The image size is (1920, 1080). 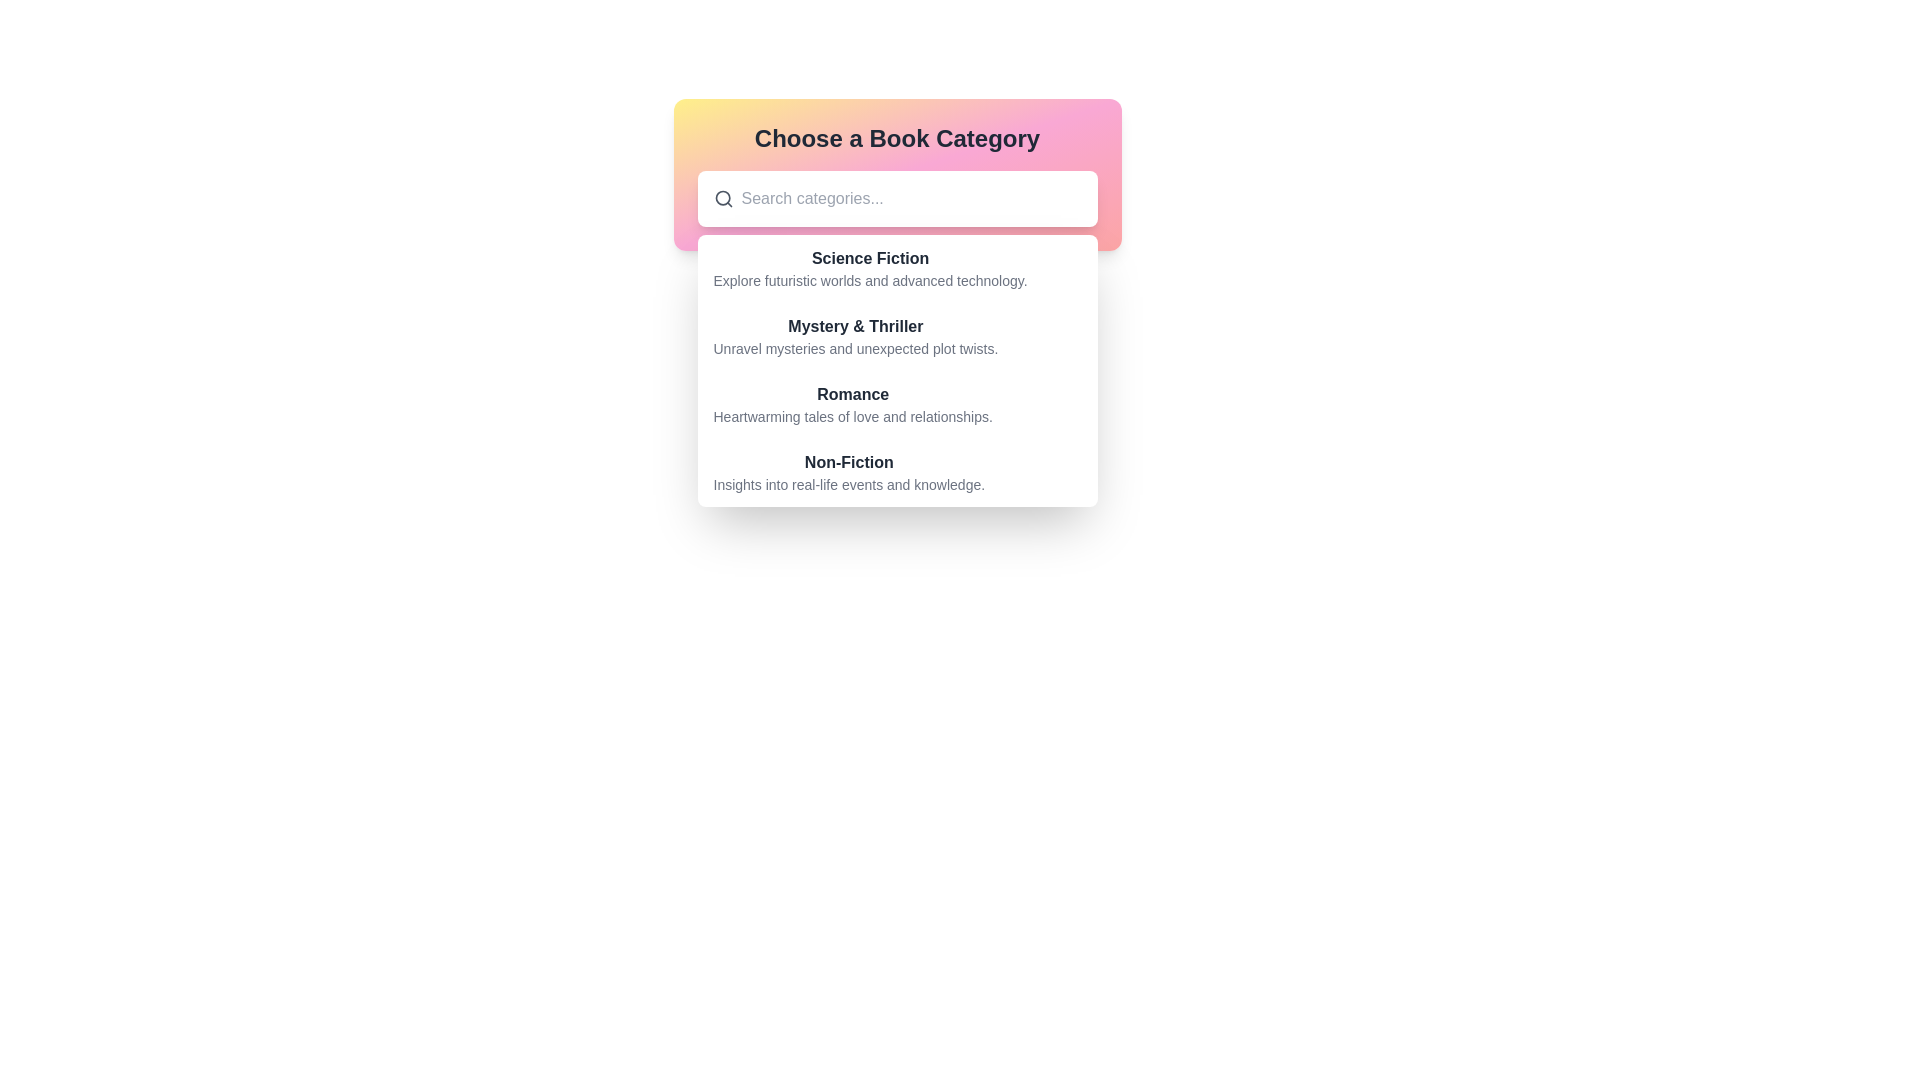 I want to click on the text label that reads 'Insights into real-life events and knowledge.' which is styled in a smaller-sized, gray font and positioned below the bold 'Non-Fiction' text in the dropdown menu titled 'Choose a Book Category', so click(x=849, y=485).